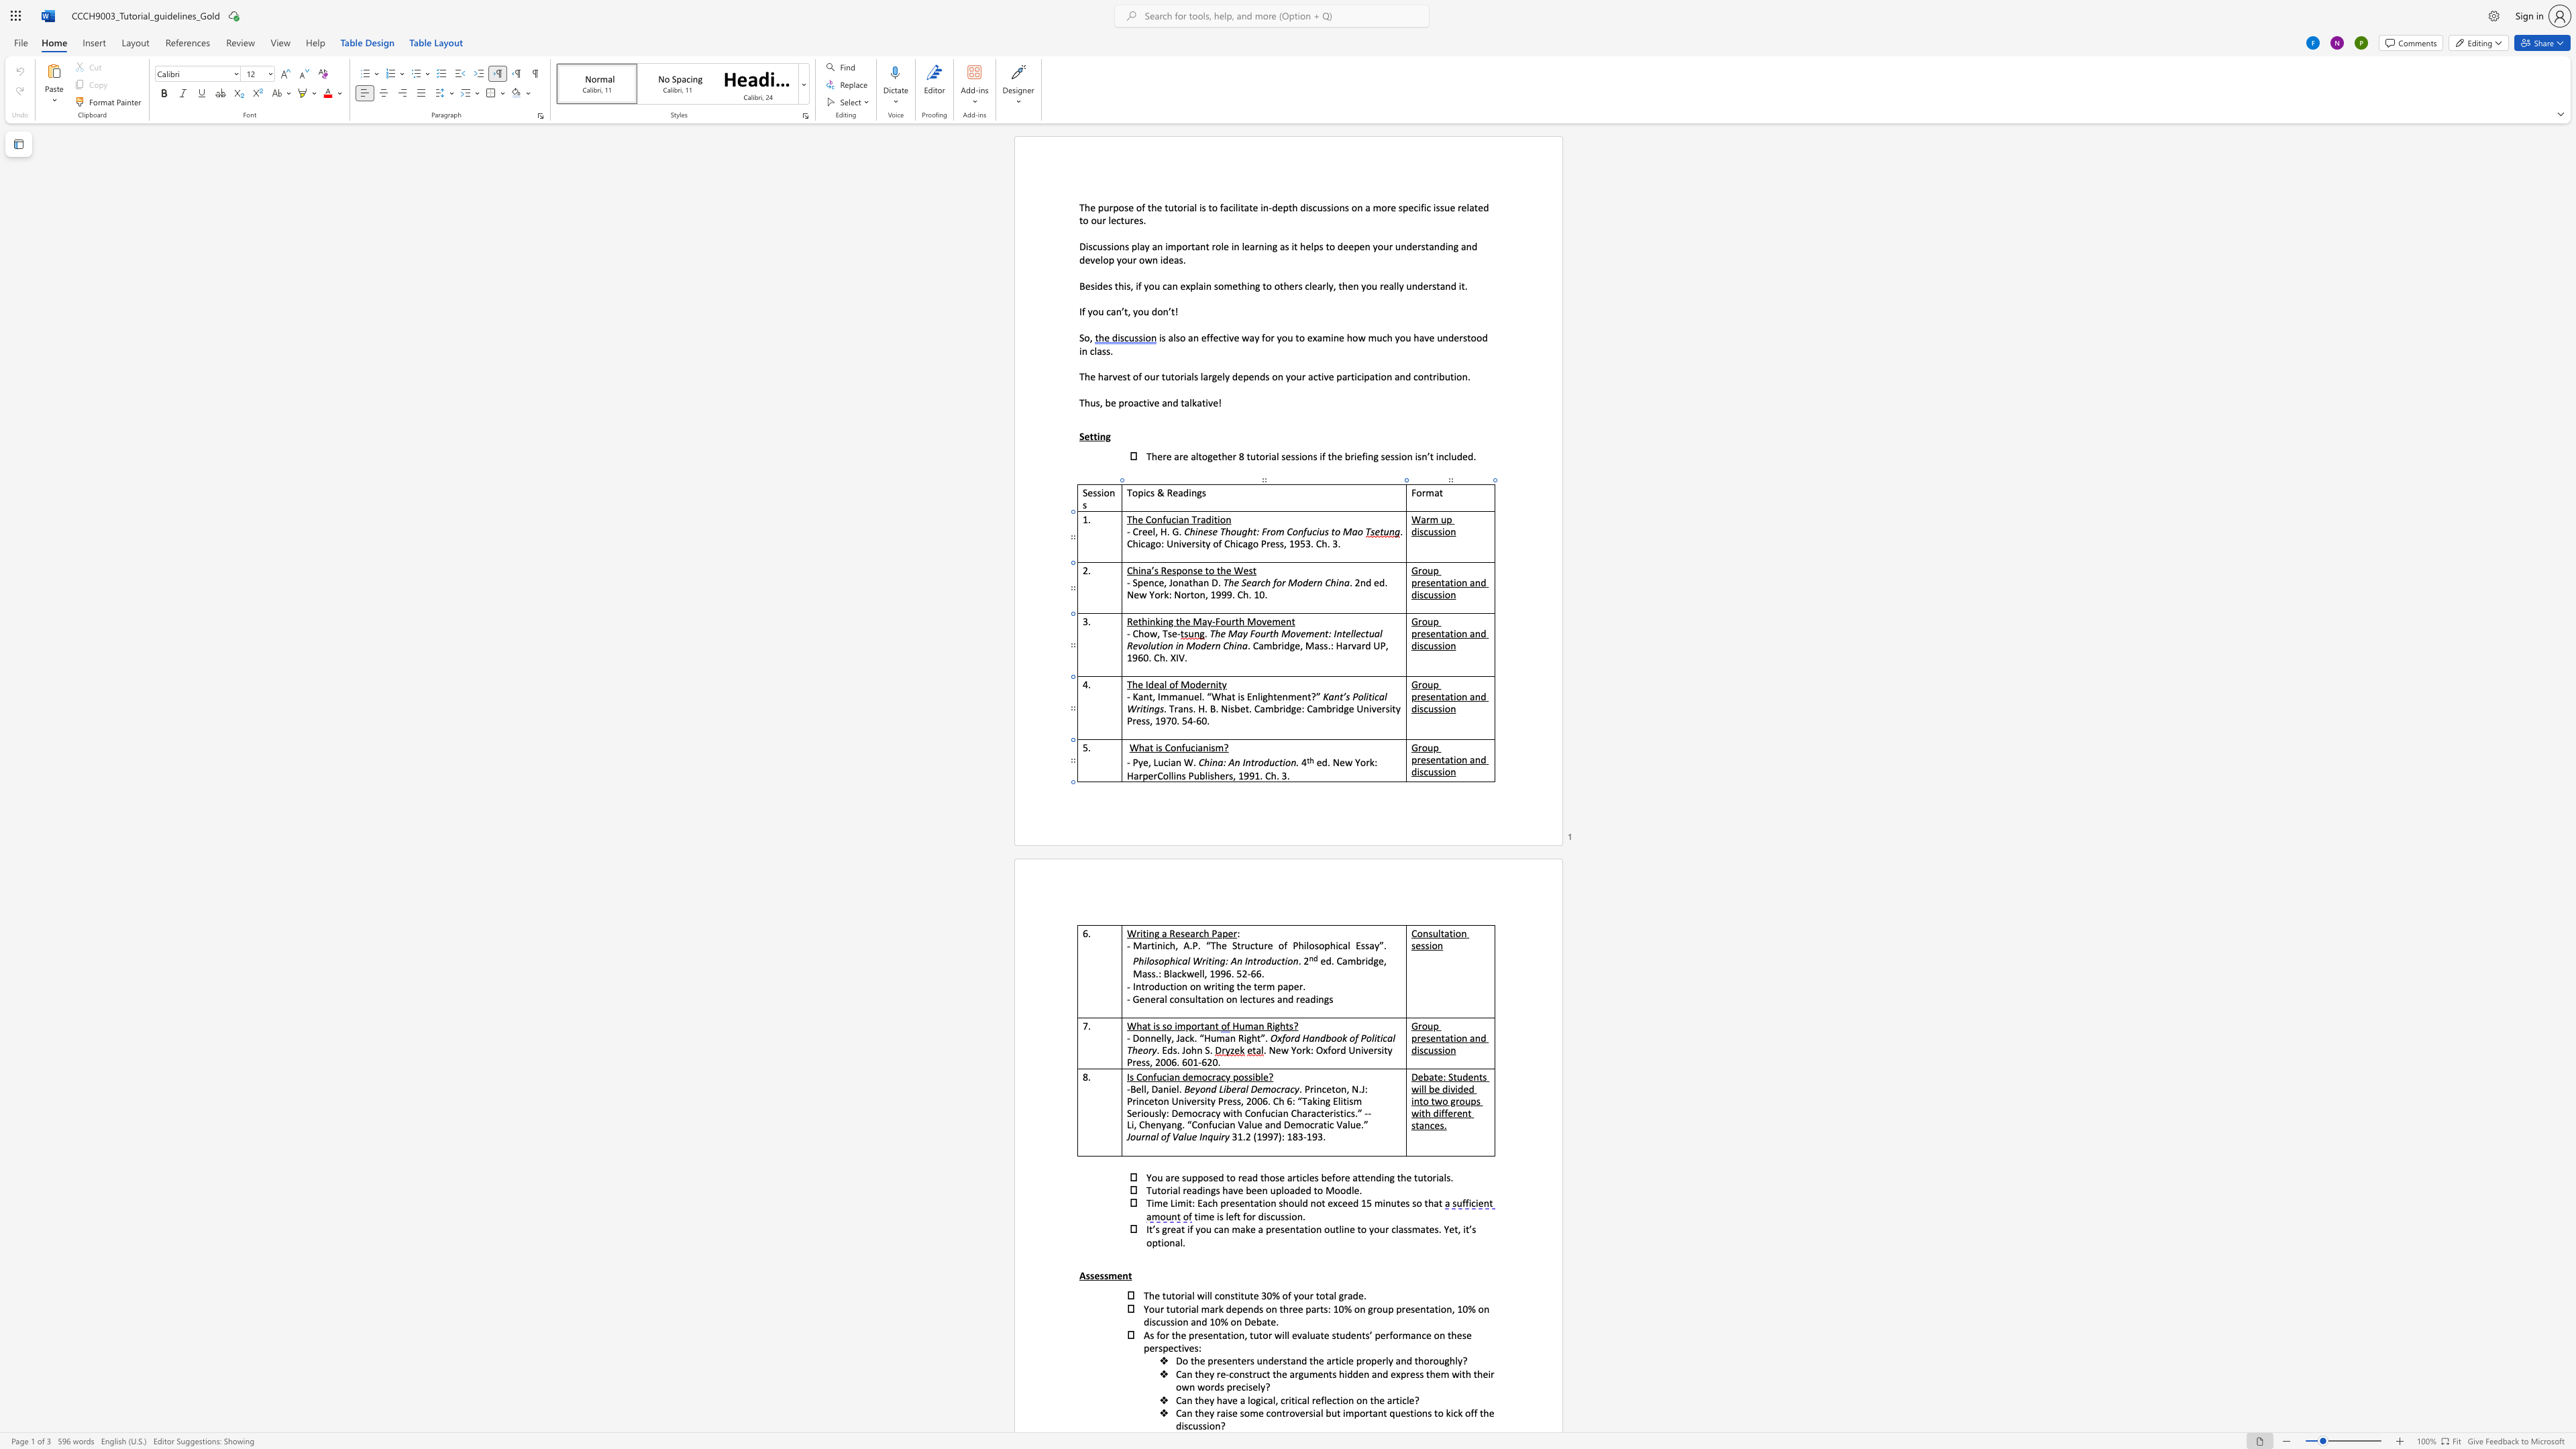 The width and height of the screenshot is (2576, 1449). What do you see at coordinates (1156, 746) in the screenshot?
I see `the 1th character "i" in the text` at bounding box center [1156, 746].